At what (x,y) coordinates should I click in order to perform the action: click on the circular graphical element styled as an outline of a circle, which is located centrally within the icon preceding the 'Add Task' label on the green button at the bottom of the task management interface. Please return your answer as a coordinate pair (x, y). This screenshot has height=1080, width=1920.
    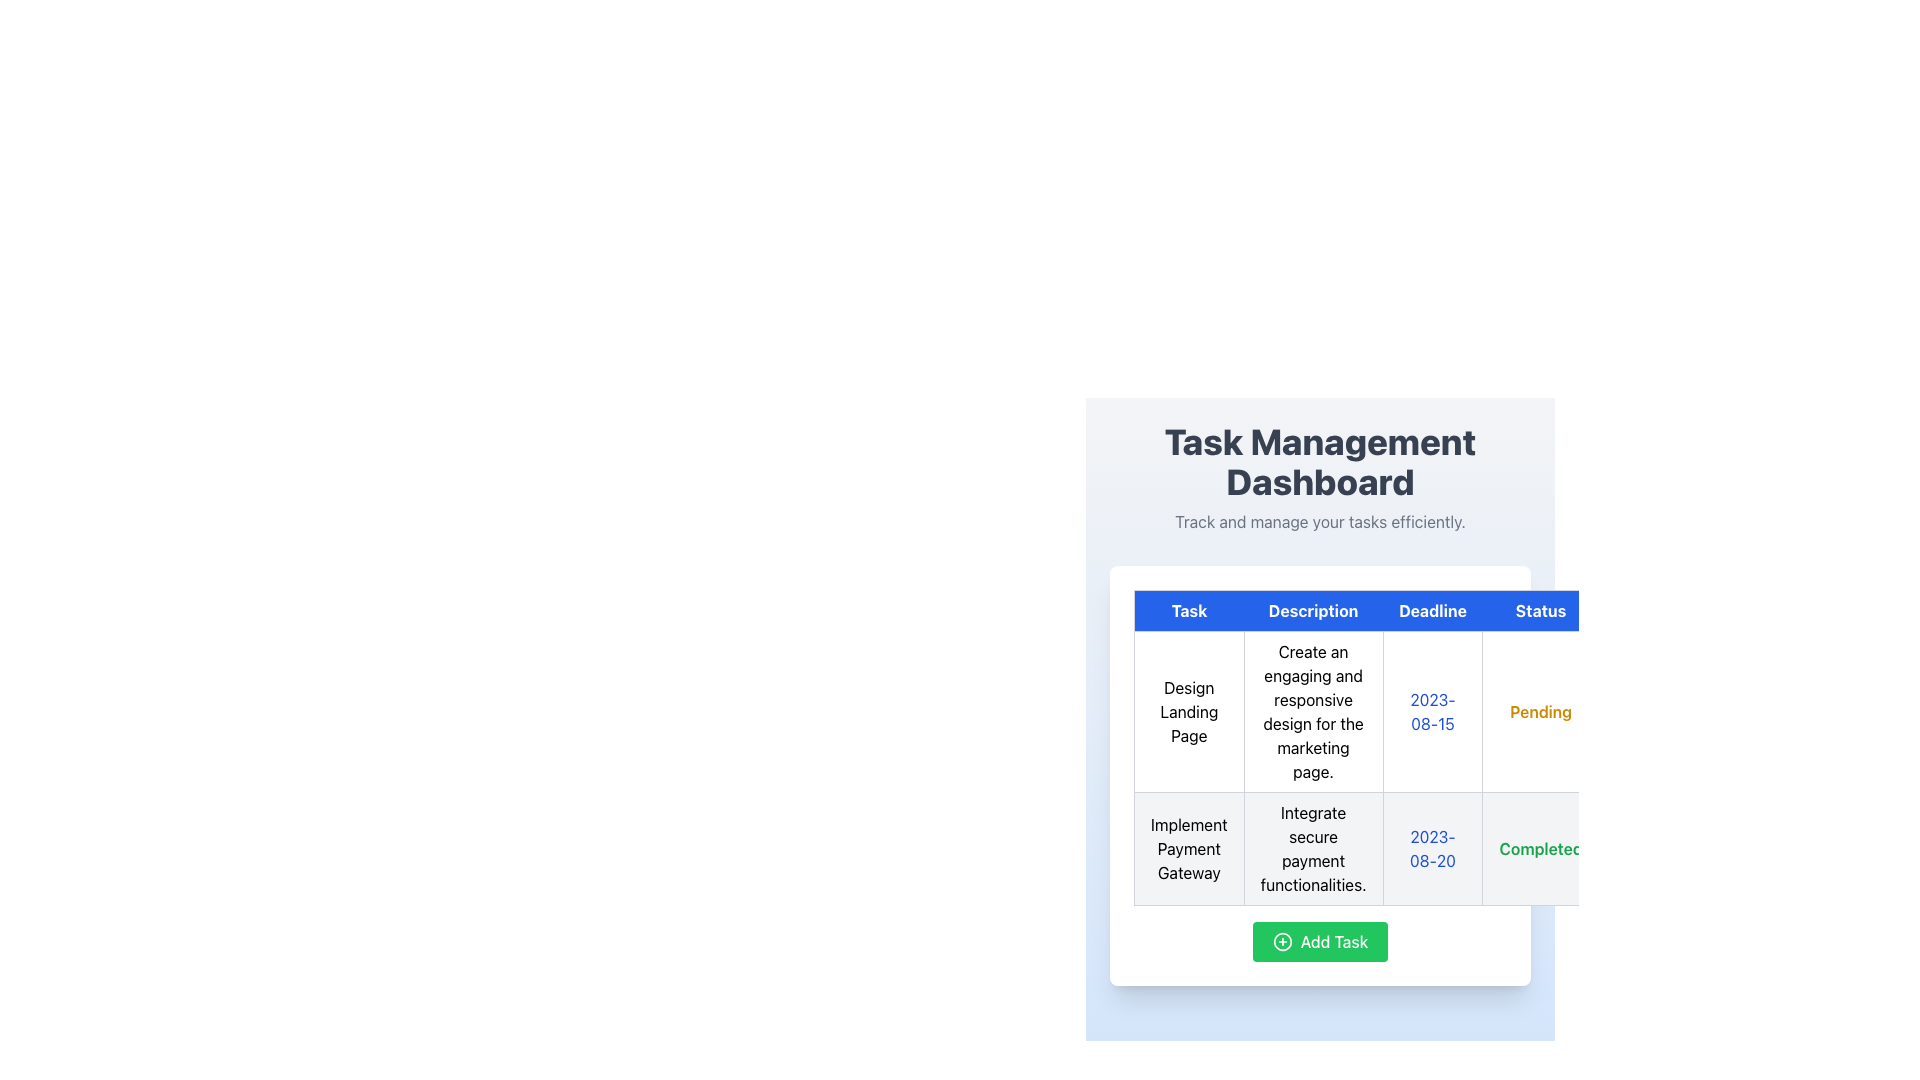
    Looking at the image, I should click on (1282, 941).